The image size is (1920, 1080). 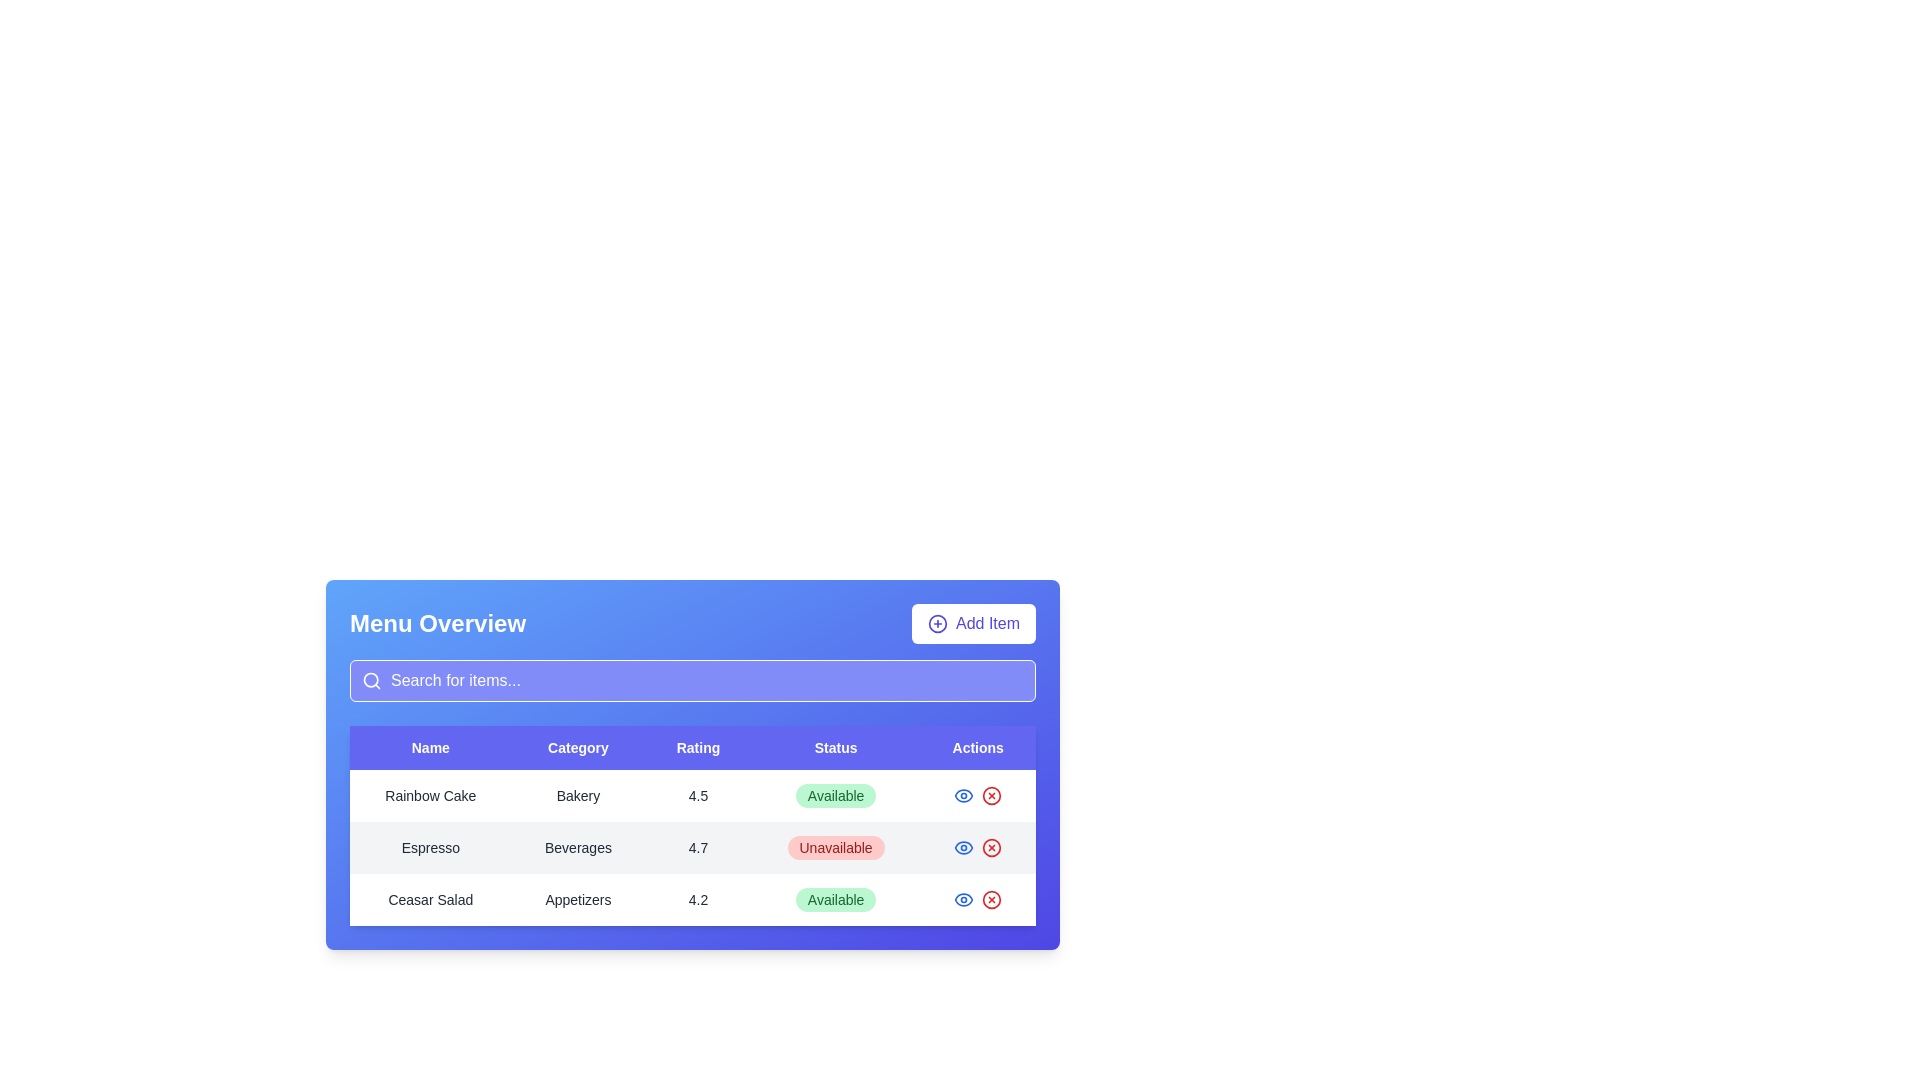 What do you see at coordinates (365, 680) in the screenshot?
I see `the search icon located to the left of the input field with the placeholder text 'Search for items...'. This icon serves as a visual indicator for the search functionality and may execute a search upon clicking` at bounding box center [365, 680].